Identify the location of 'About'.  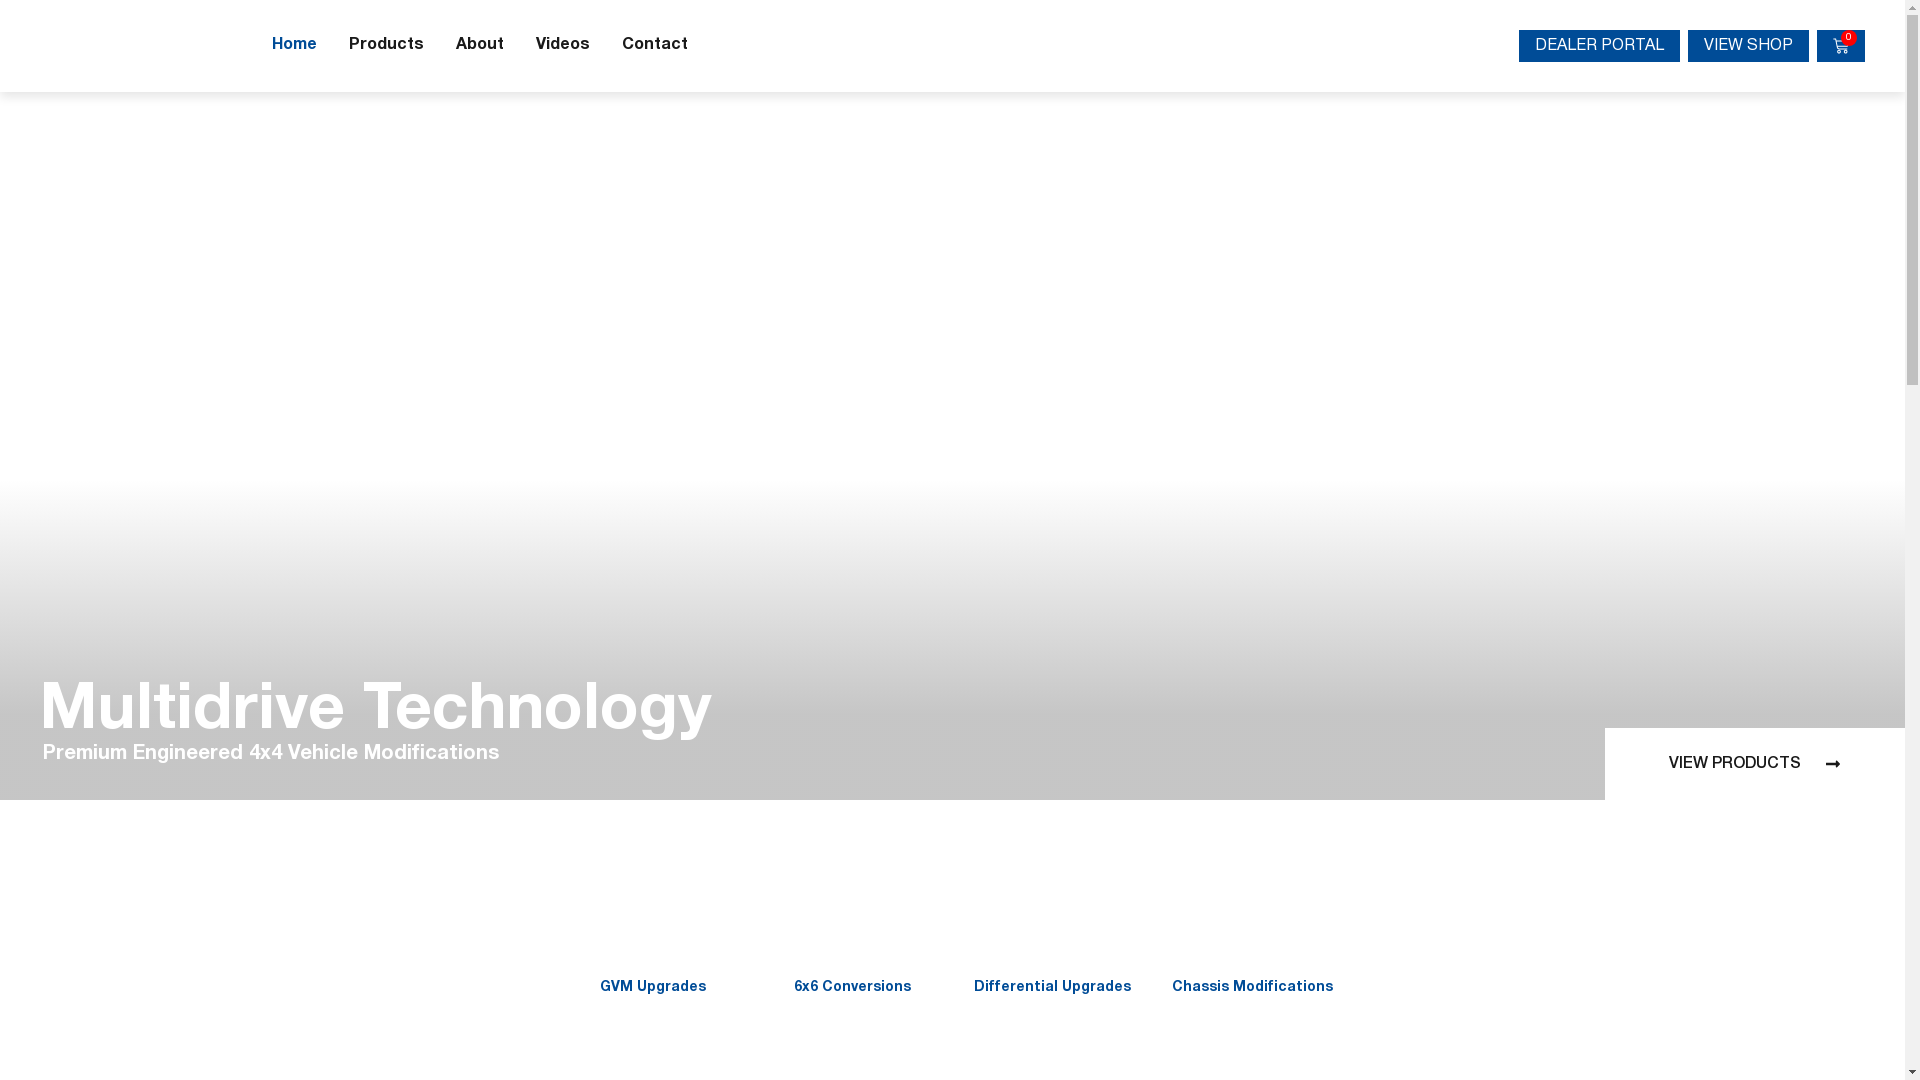
(480, 45).